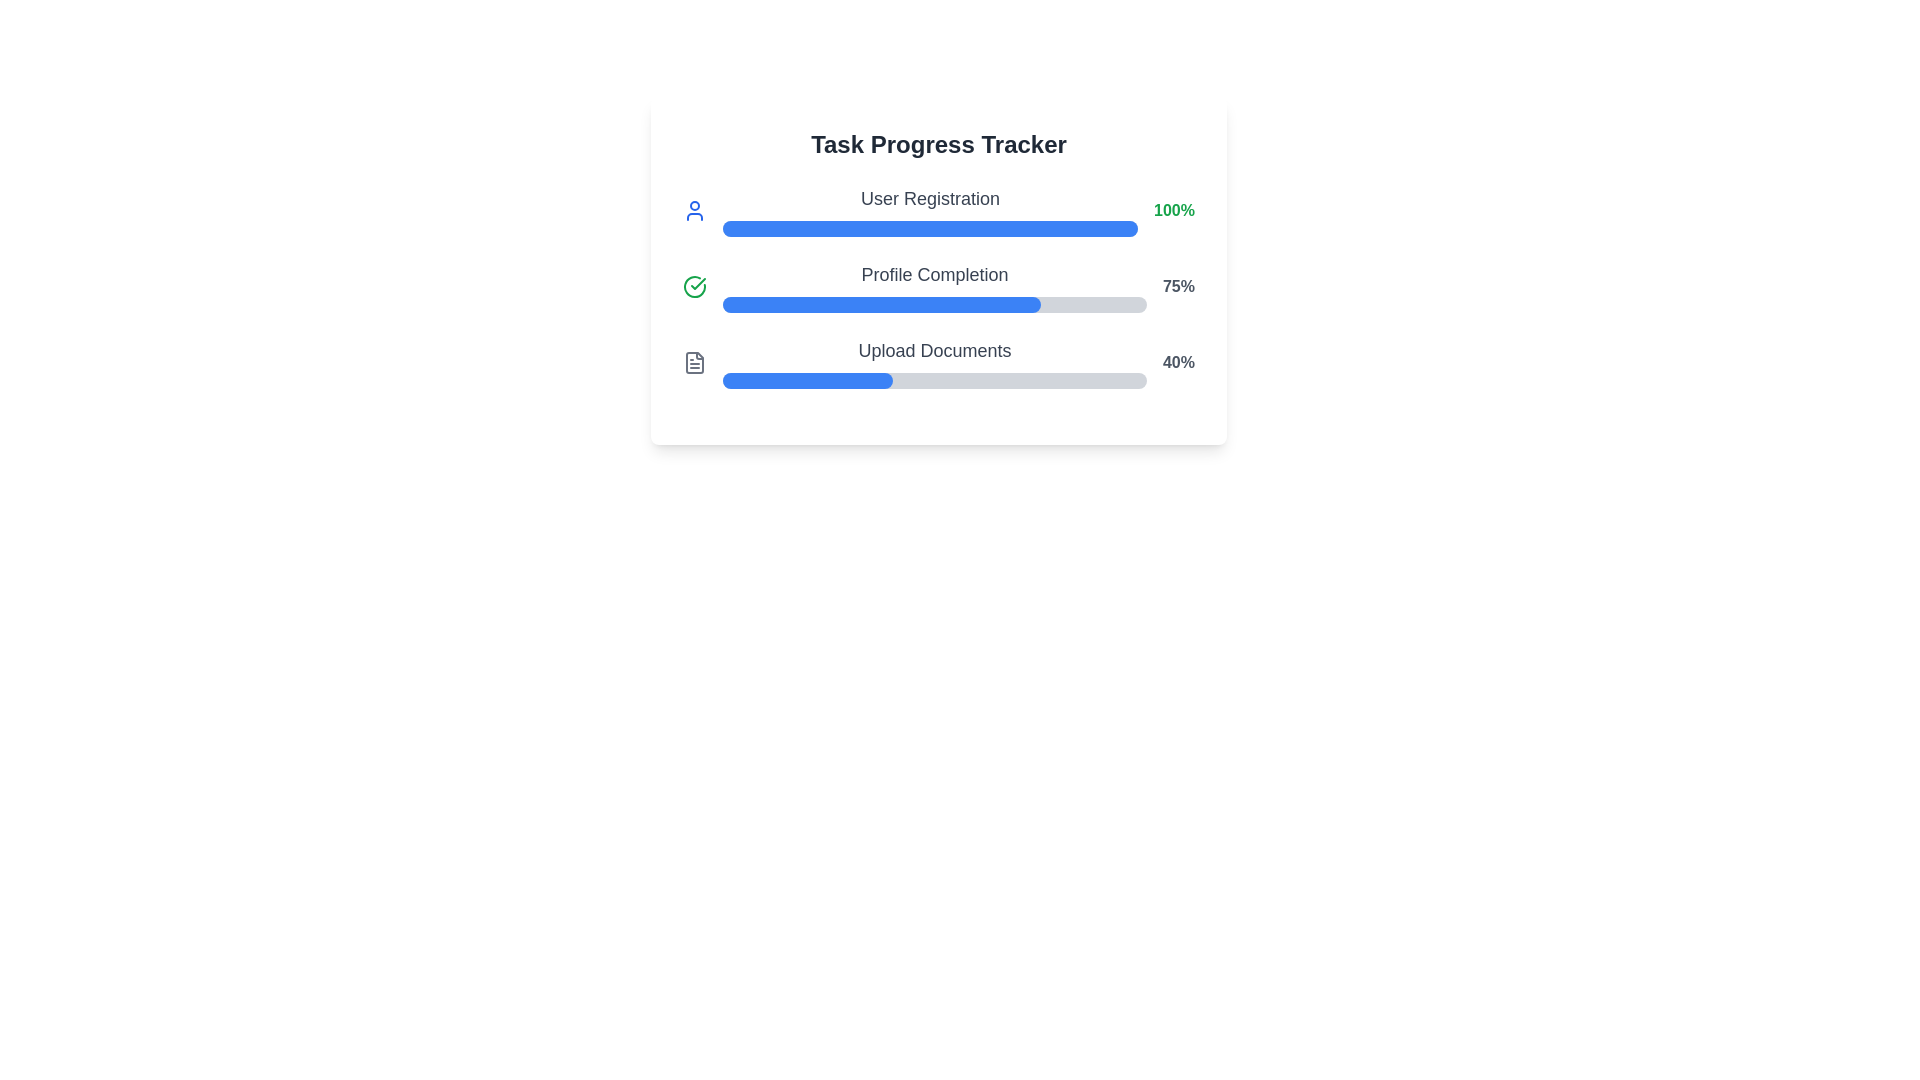 This screenshot has width=1920, height=1080. Describe the element at coordinates (934, 304) in the screenshot. I see `the horizontal progress bar indicating 75% completion located below the 'Profile Completion' label` at that location.